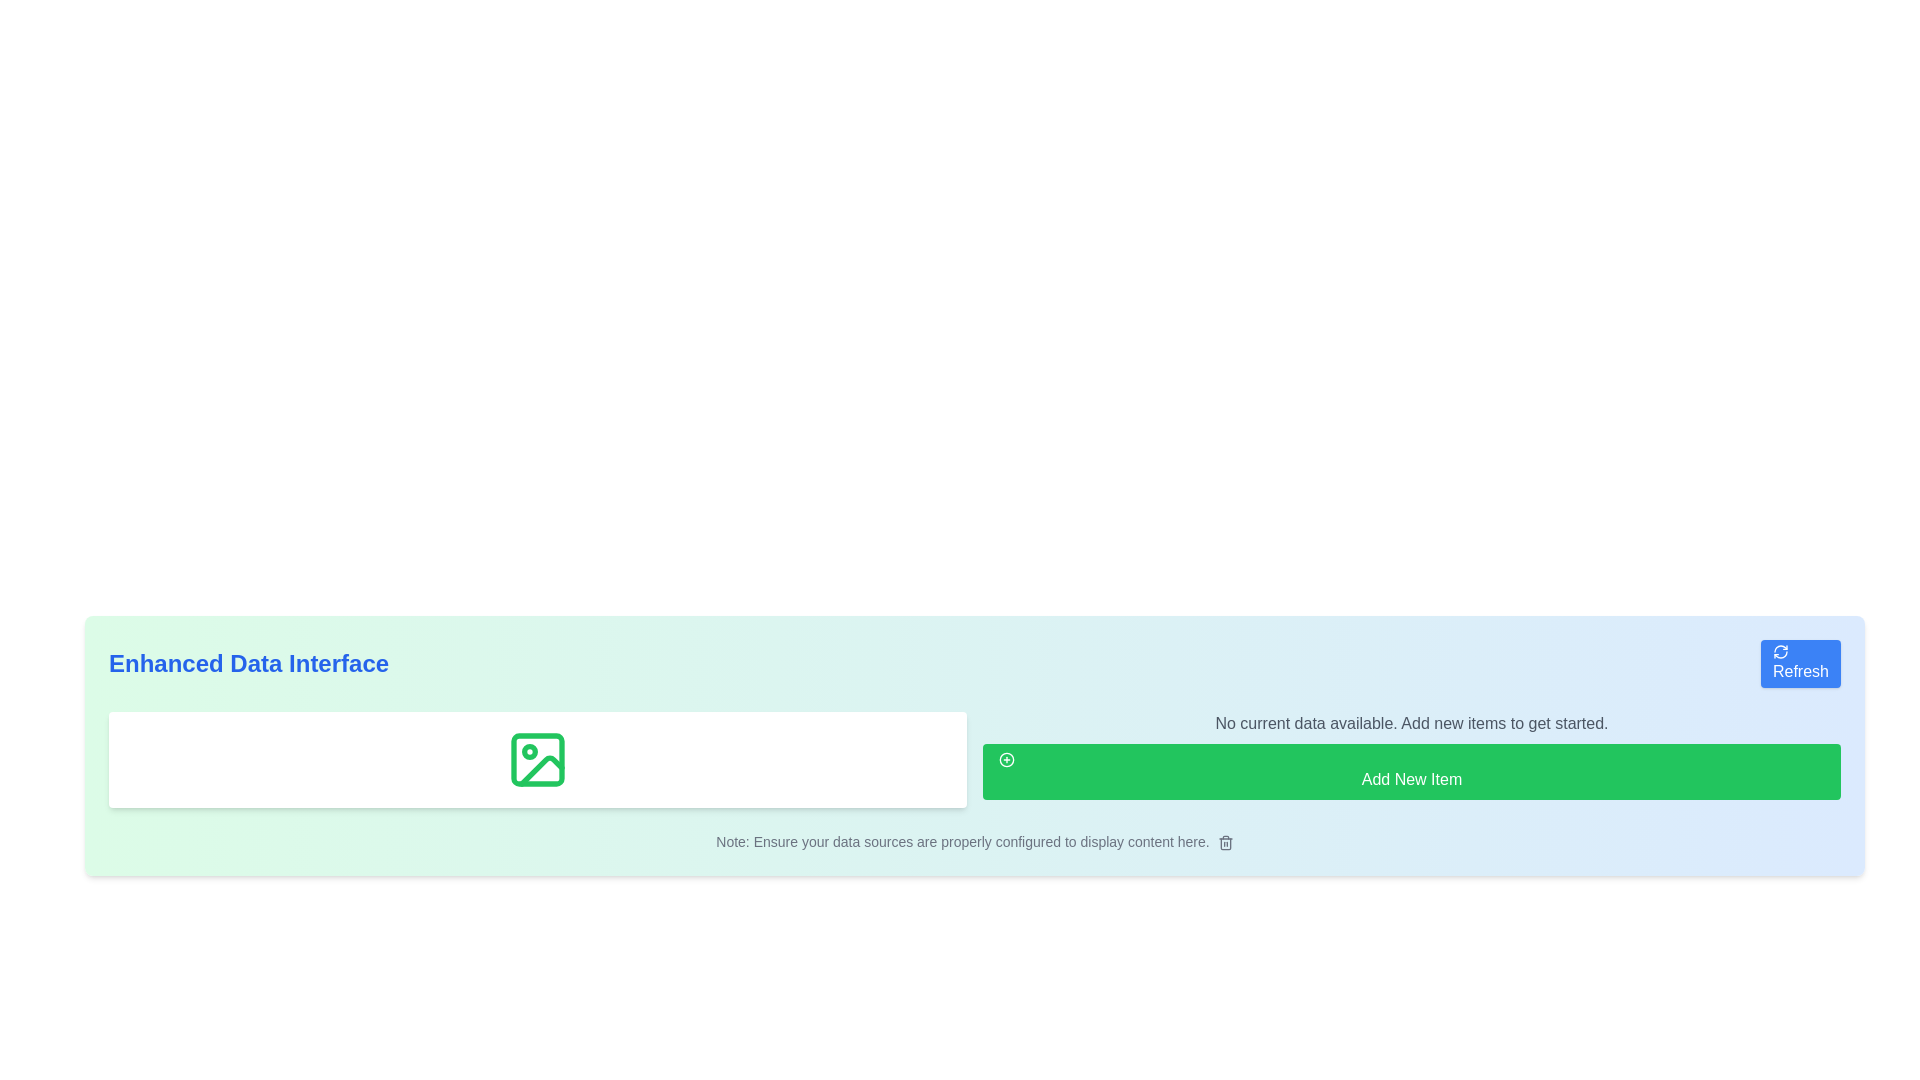  Describe the element at coordinates (1410, 759) in the screenshot. I see `the 'Add New Item' button, which is part of a call-to-action component located in the upper right section of the central content area` at that location.